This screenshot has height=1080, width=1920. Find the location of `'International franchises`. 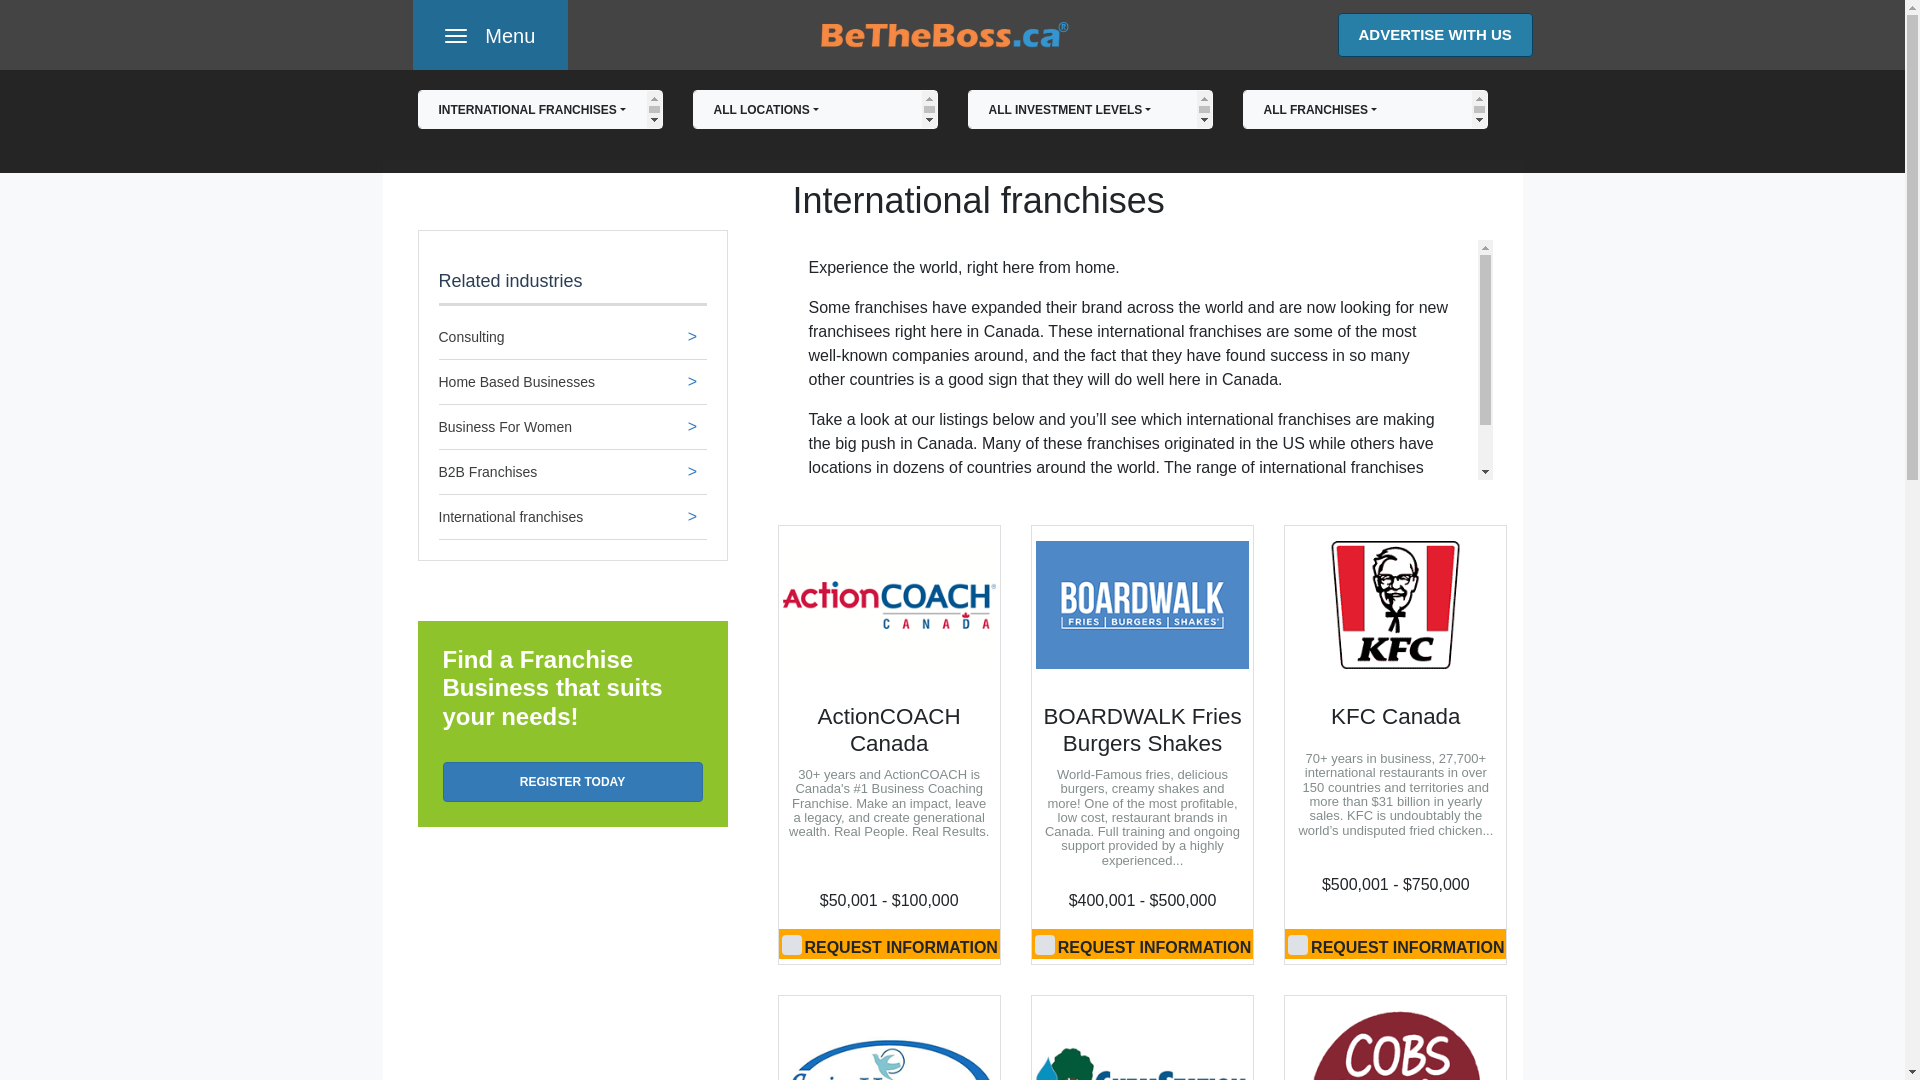

'International franchises is located at coordinates (570, 521).